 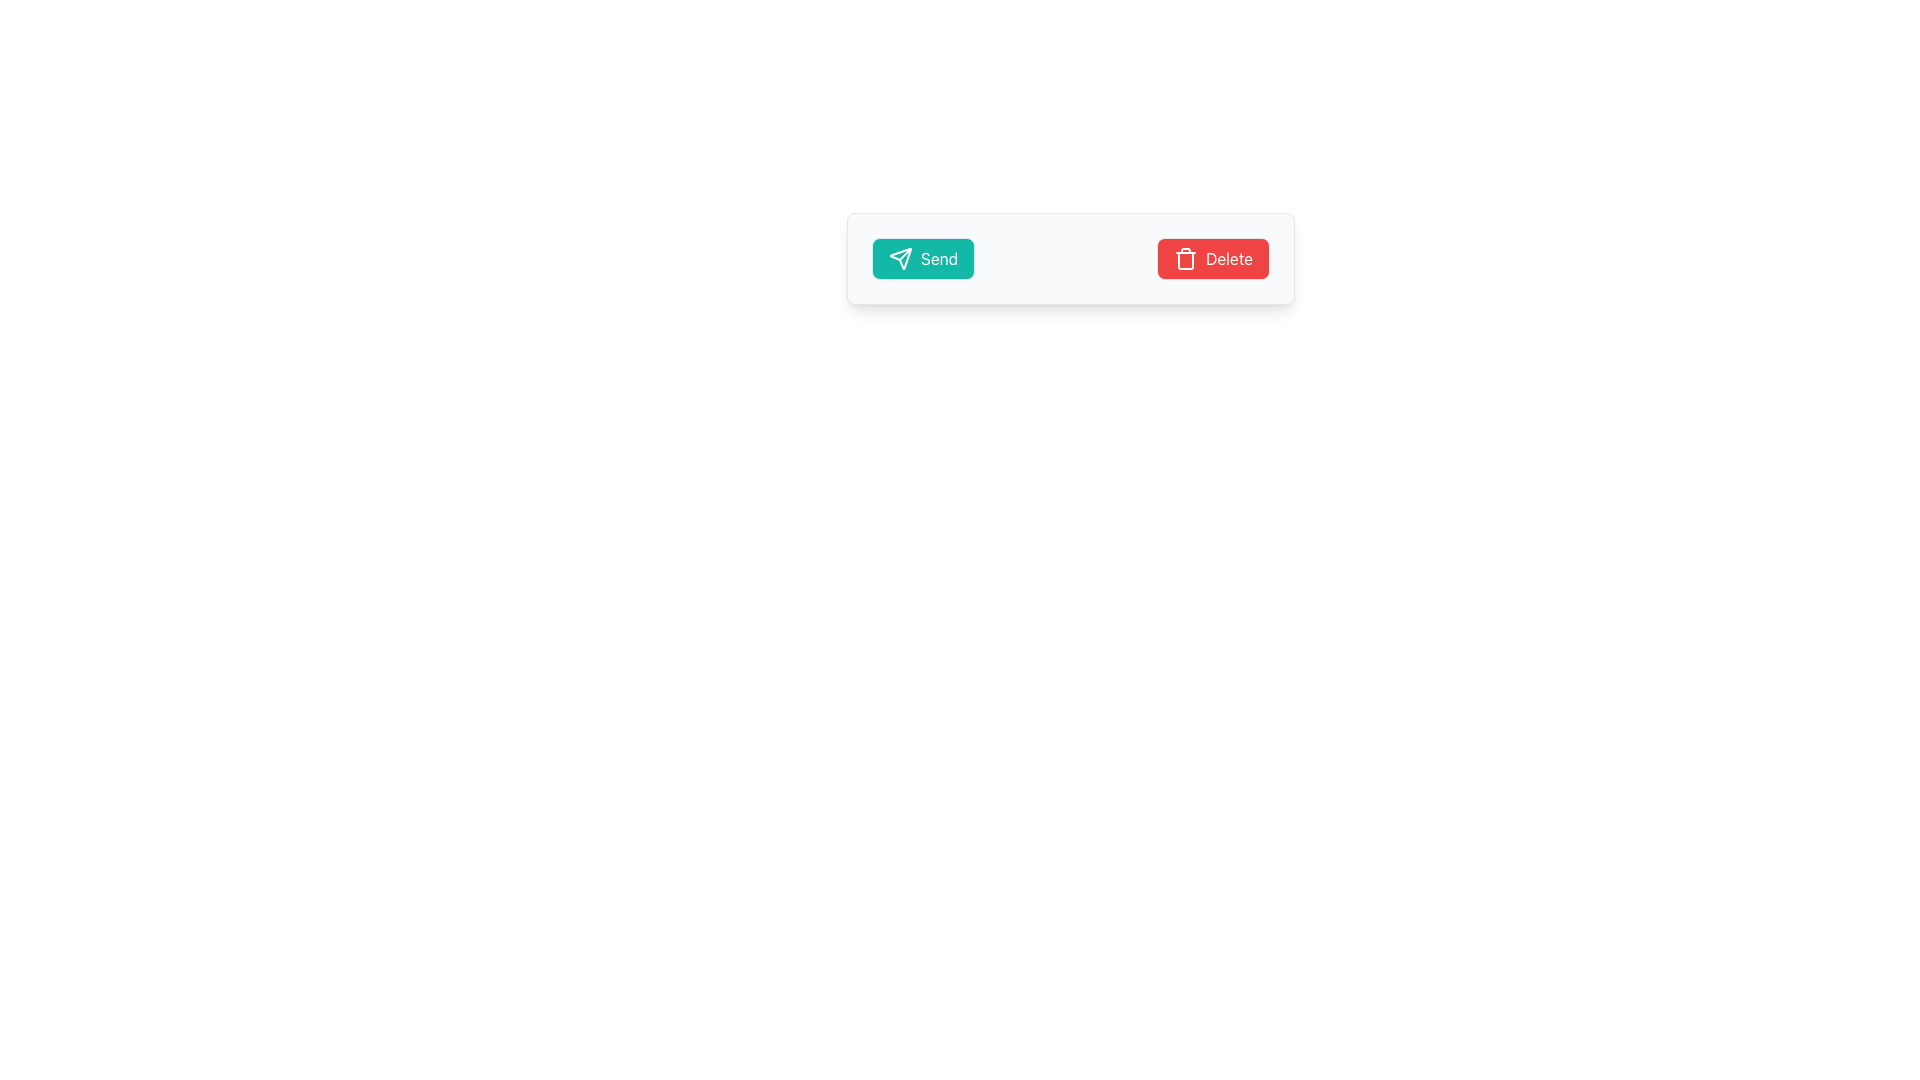 What do you see at coordinates (900, 257) in the screenshot?
I see `the send action icon located within the 'Send' button, which is positioned to the left of the text 'Send'` at bounding box center [900, 257].